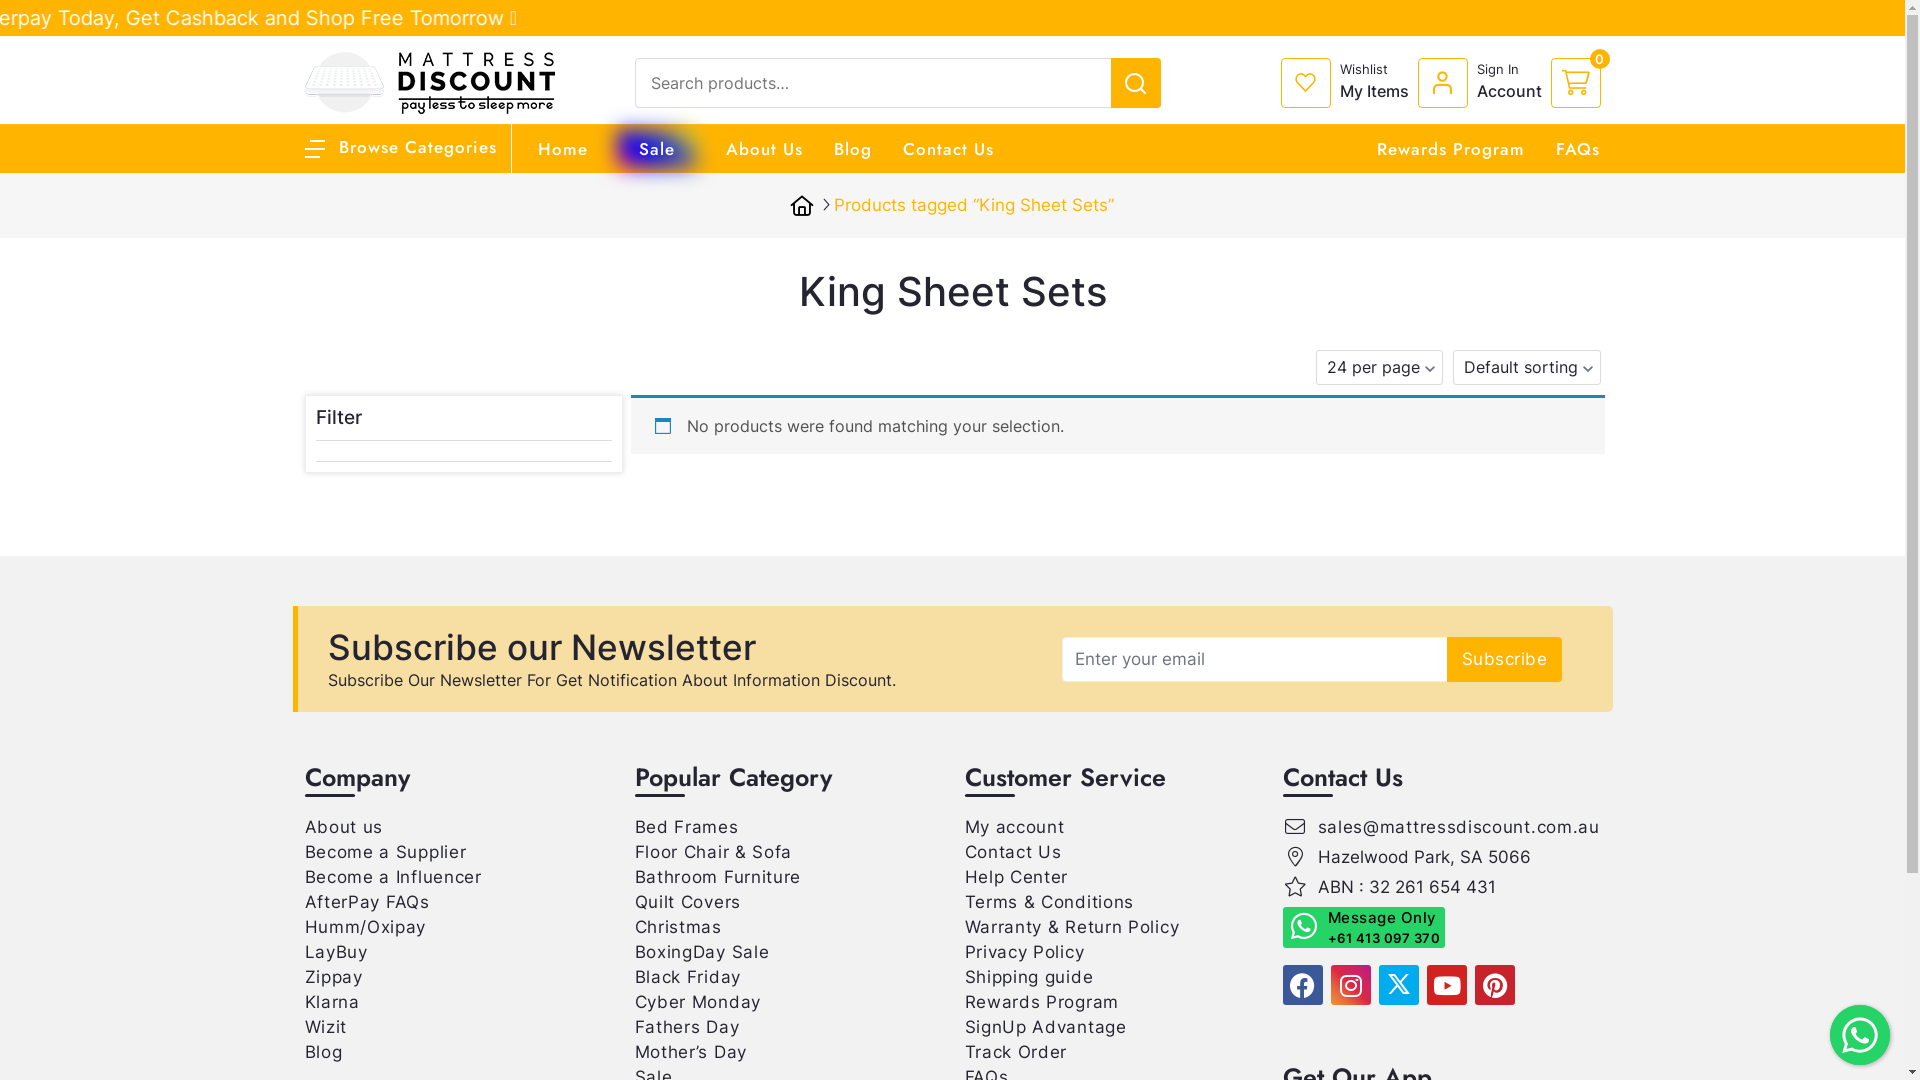 The width and height of the screenshot is (1920, 1080). What do you see at coordinates (1040, 1002) in the screenshot?
I see `'Rewards Program'` at bounding box center [1040, 1002].